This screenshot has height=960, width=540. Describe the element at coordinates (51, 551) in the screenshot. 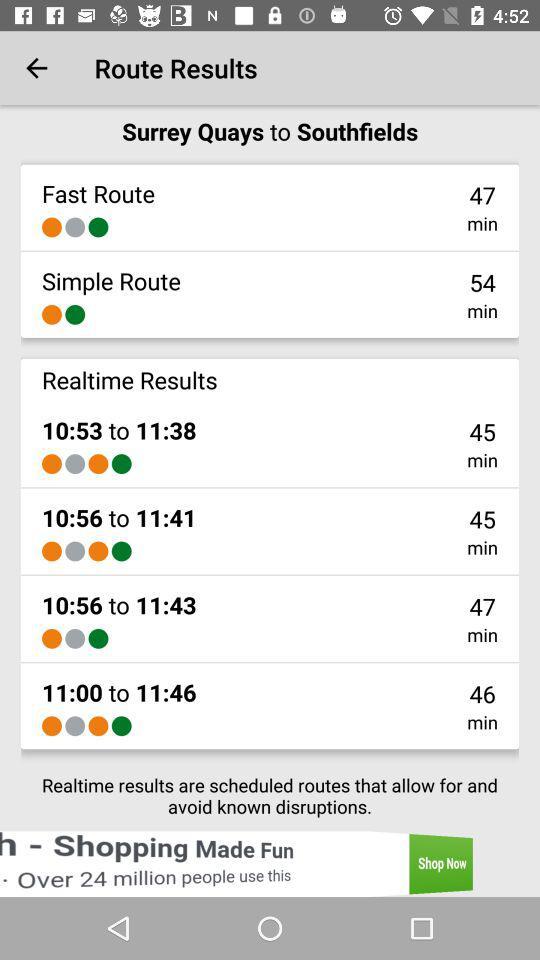

I see `item above the 10 56 to item` at that location.